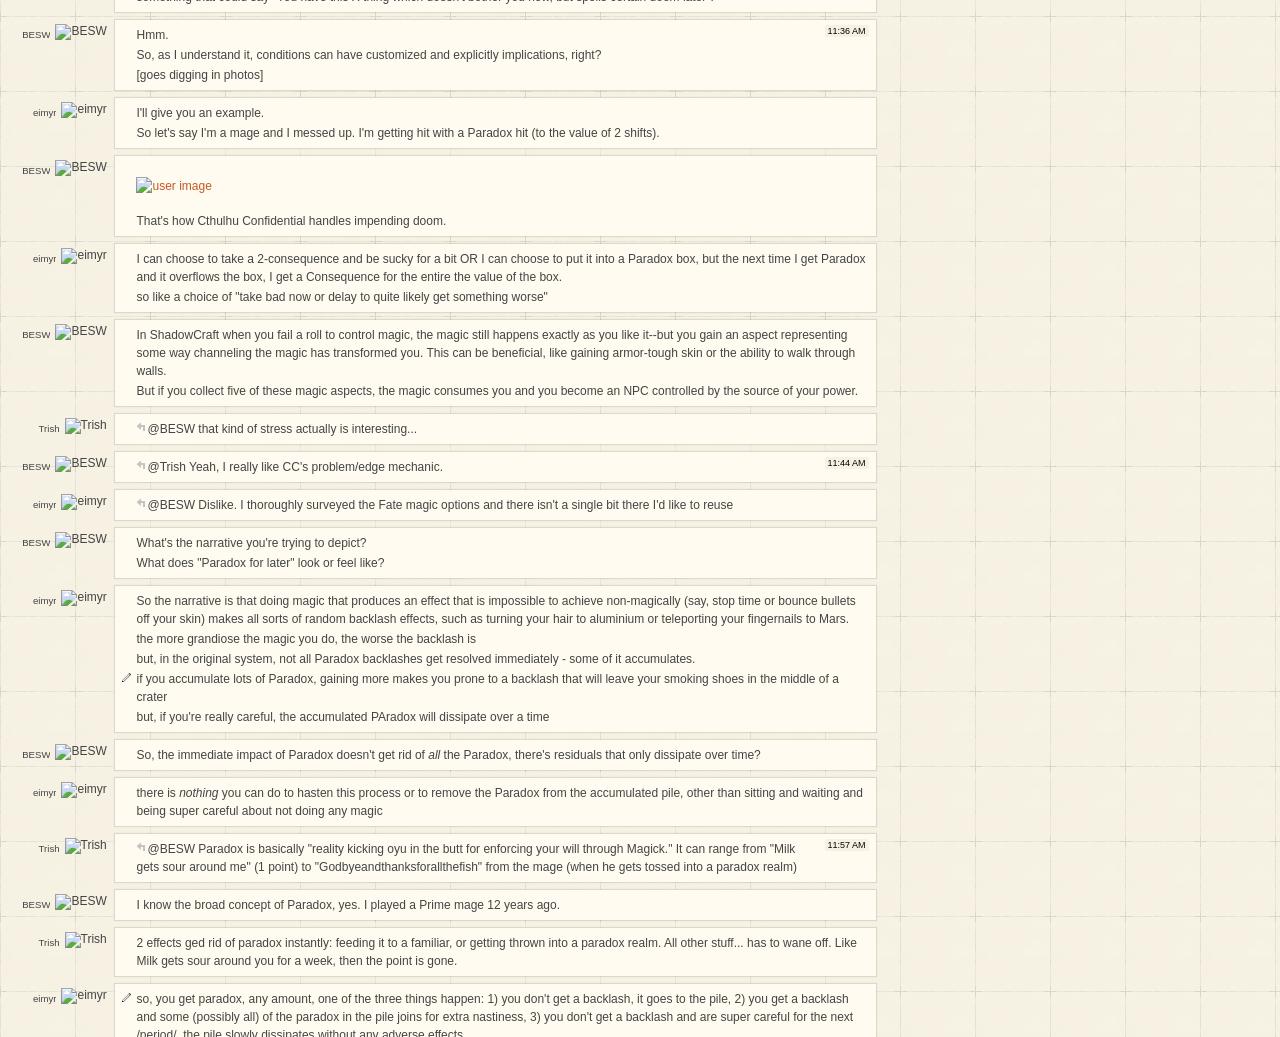 The height and width of the screenshot is (1037, 1280). Describe the element at coordinates (341, 295) in the screenshot. I see `'so like a choice of "take bad now or delay to quite likely get something worse"'` at that location.